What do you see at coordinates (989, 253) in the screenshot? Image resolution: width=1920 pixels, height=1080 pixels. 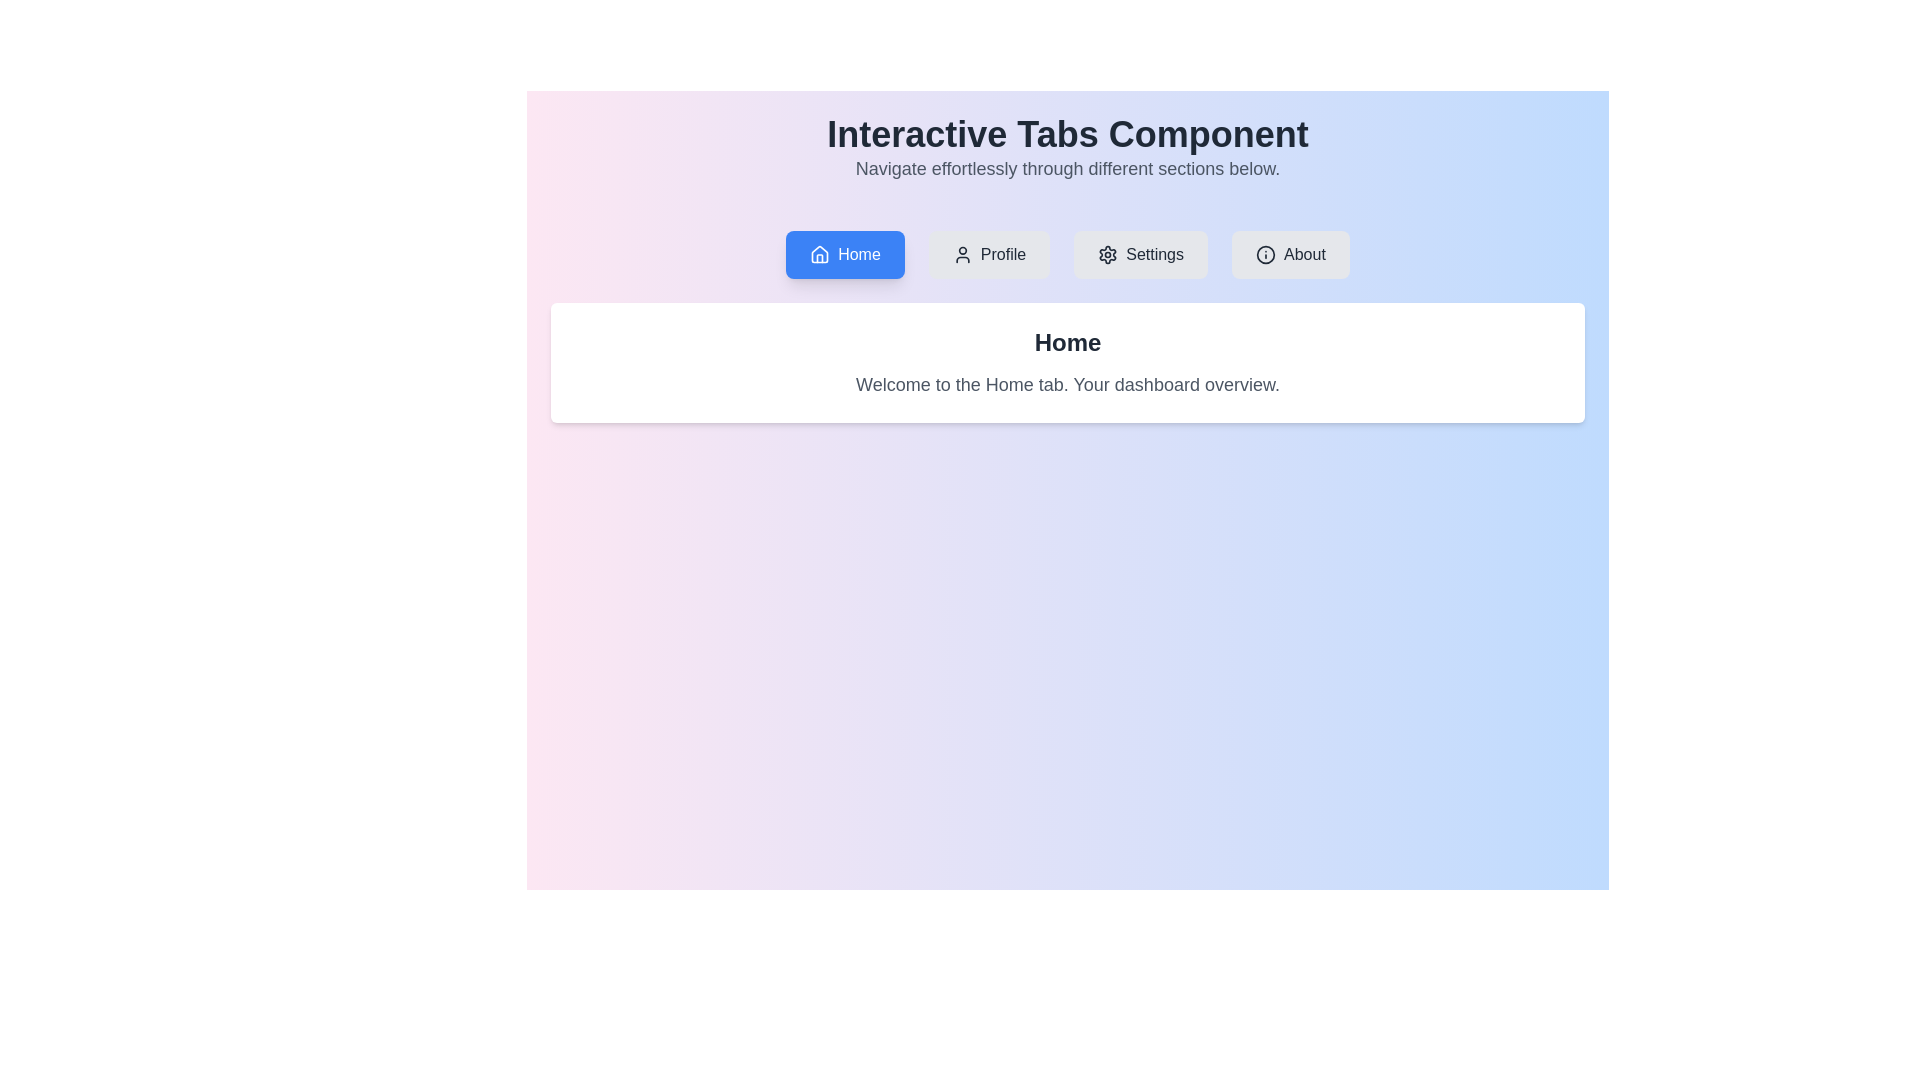 I see `the Profile tab by clicking the corresponding tab button` at bounding box center [989, 253].